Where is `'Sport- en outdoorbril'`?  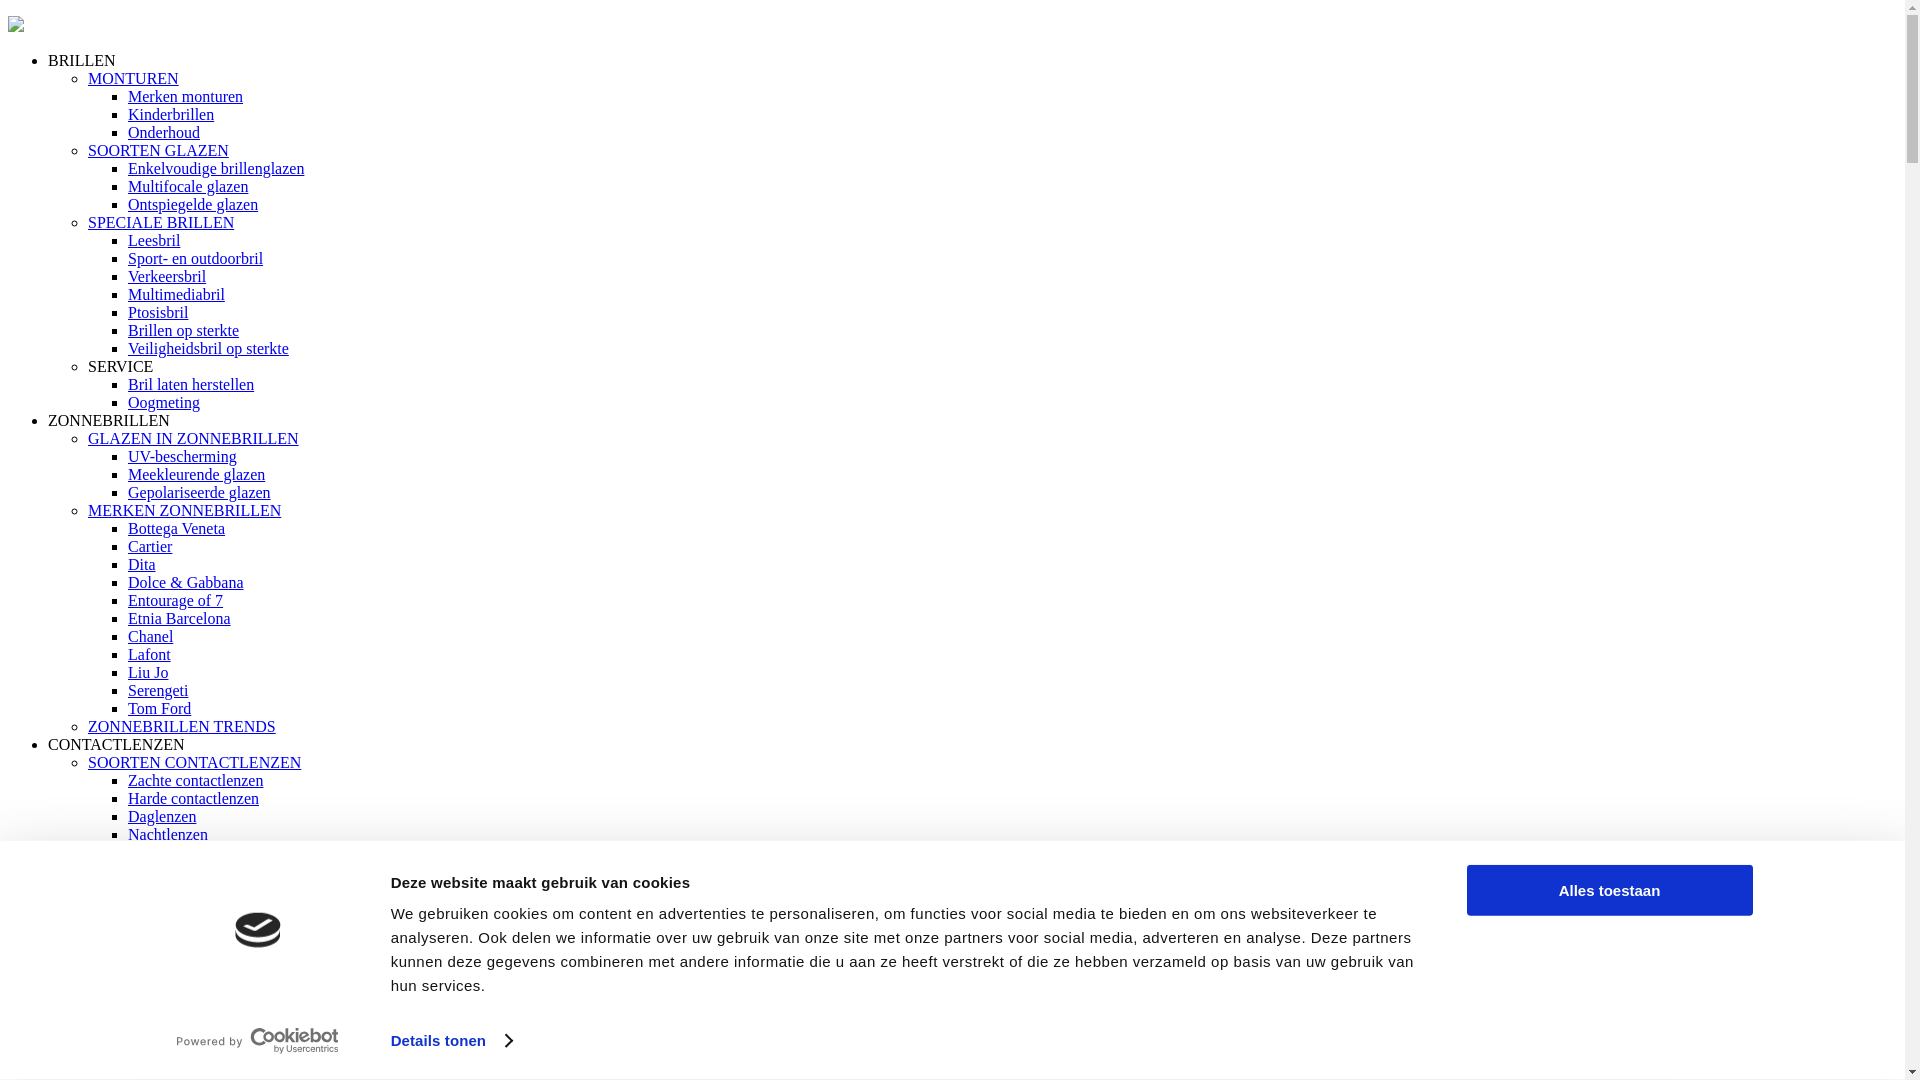 'Sport- en outdoorbril' is located at coordinates (195, 257).